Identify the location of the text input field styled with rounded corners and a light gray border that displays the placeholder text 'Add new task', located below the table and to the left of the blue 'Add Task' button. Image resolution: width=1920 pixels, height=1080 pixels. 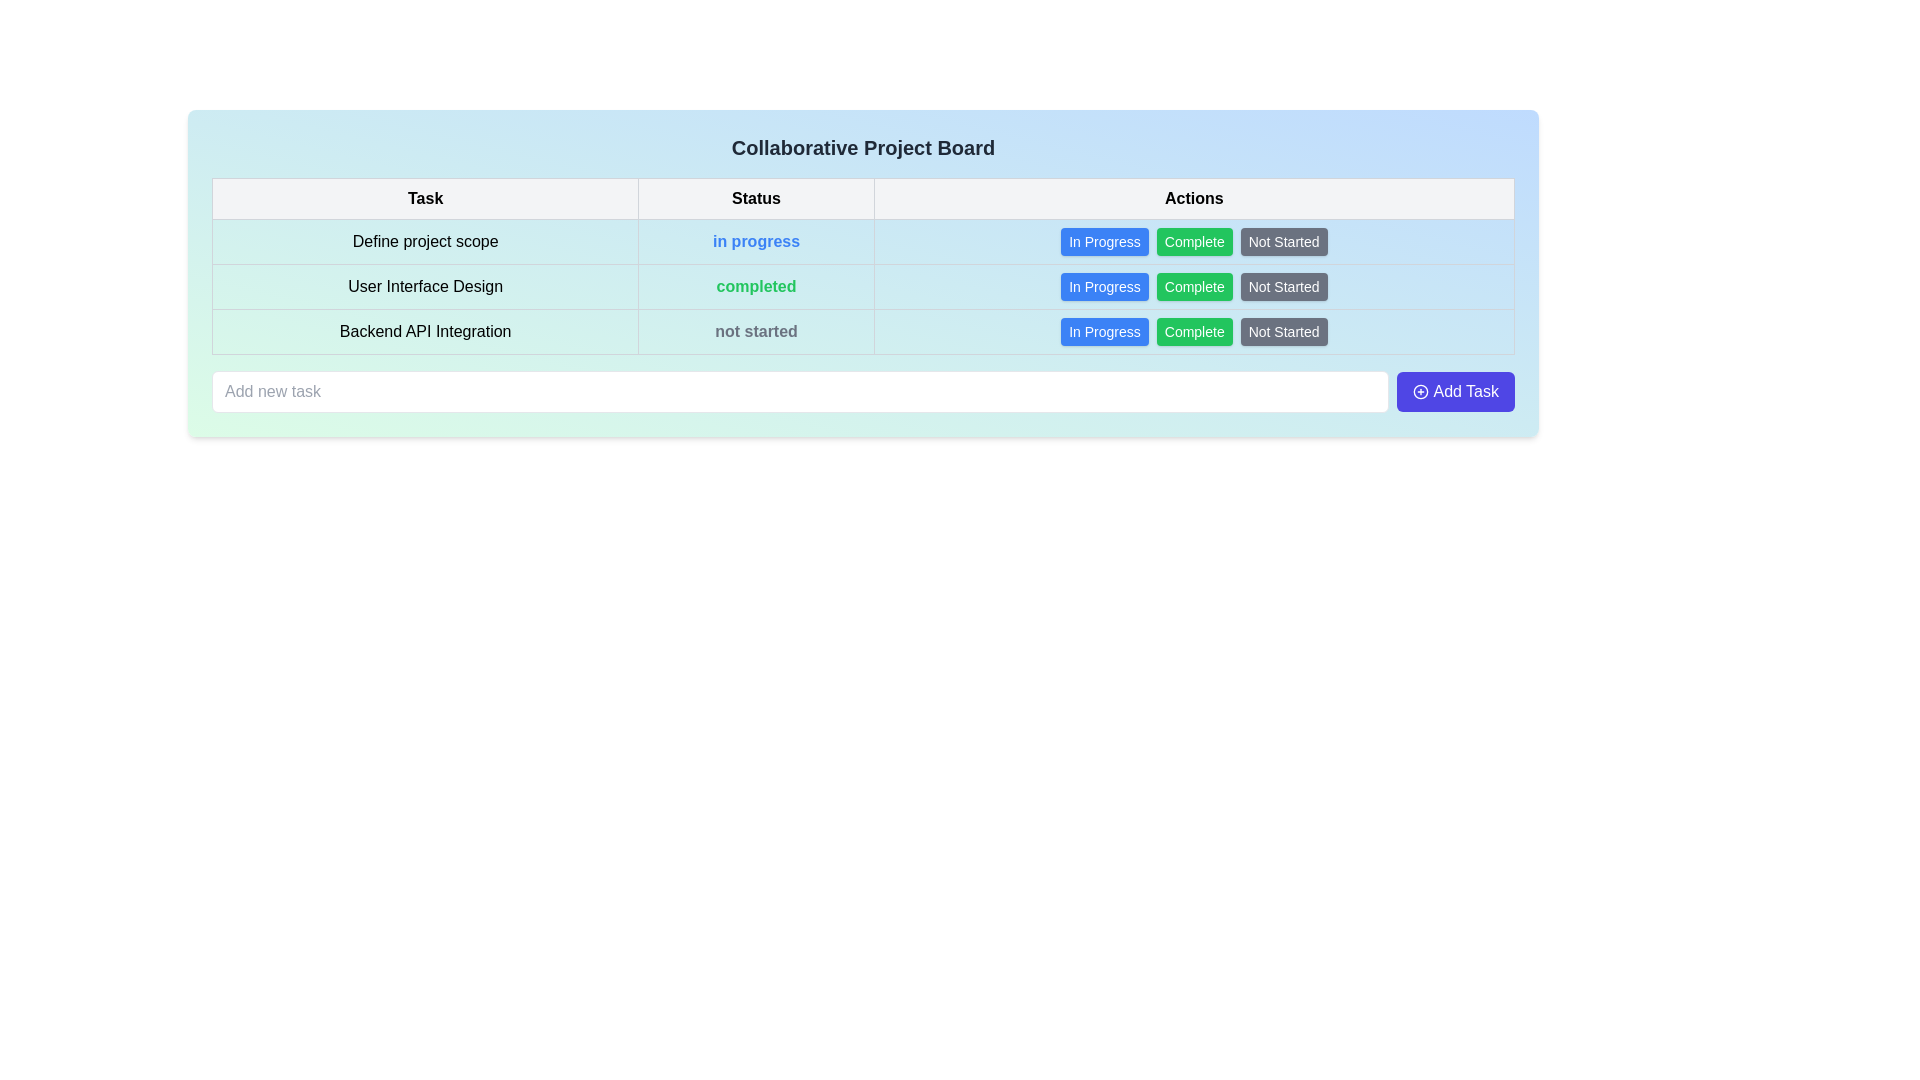
(800, 392).